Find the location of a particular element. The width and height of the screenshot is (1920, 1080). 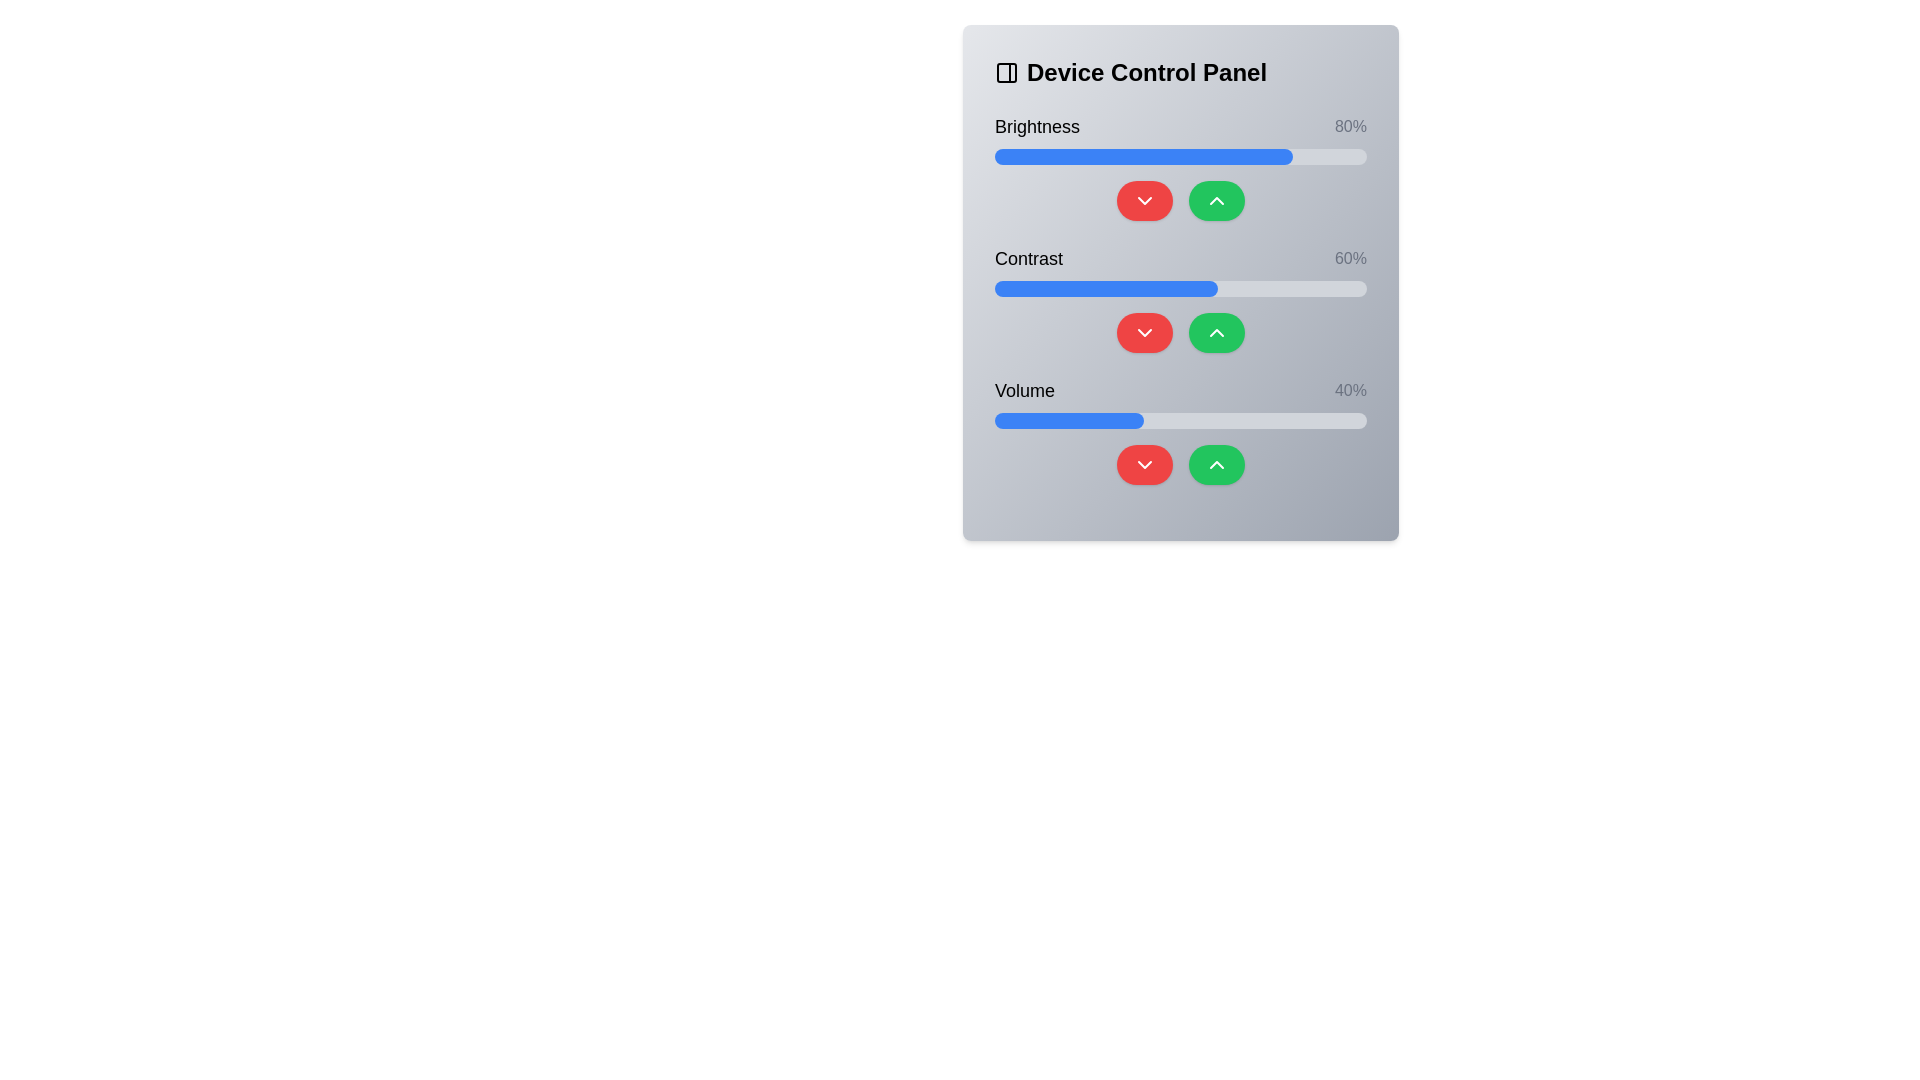

the volume is located at coordinates (1209, 419).